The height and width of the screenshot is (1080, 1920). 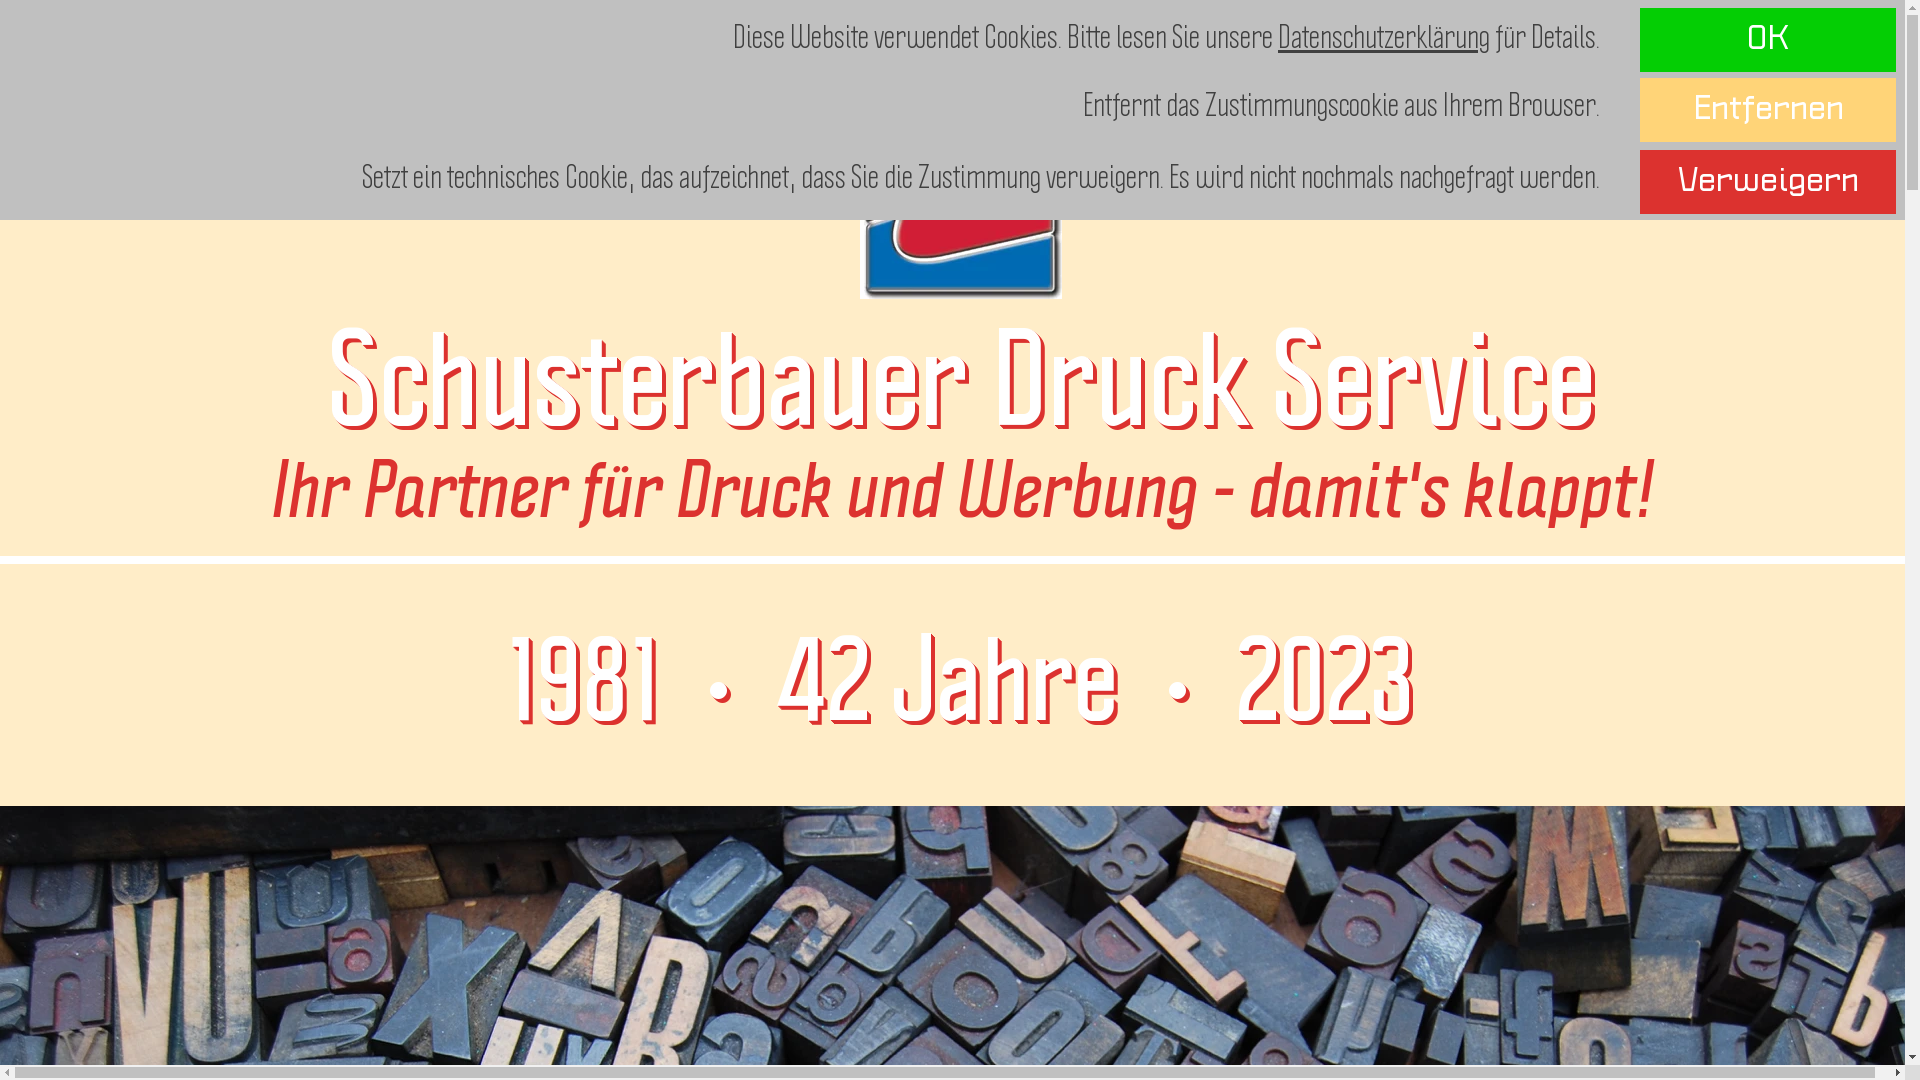 What do you see at coordinates (1767, 110) in the screenshot?
I see `'Entfernen'` at bounding box center [1767, 110].